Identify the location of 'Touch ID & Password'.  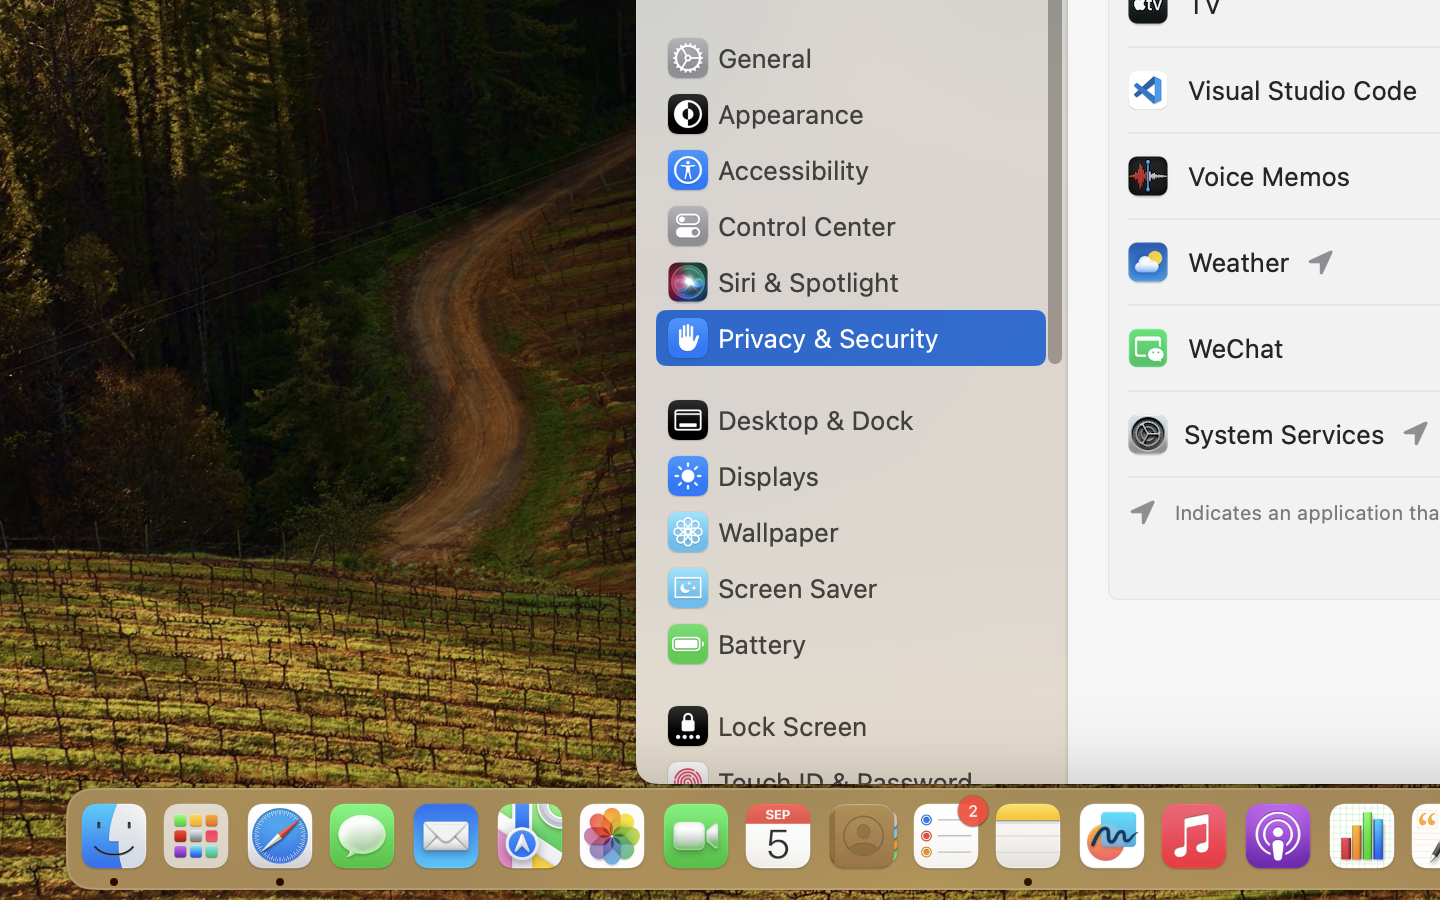
(819, 781).